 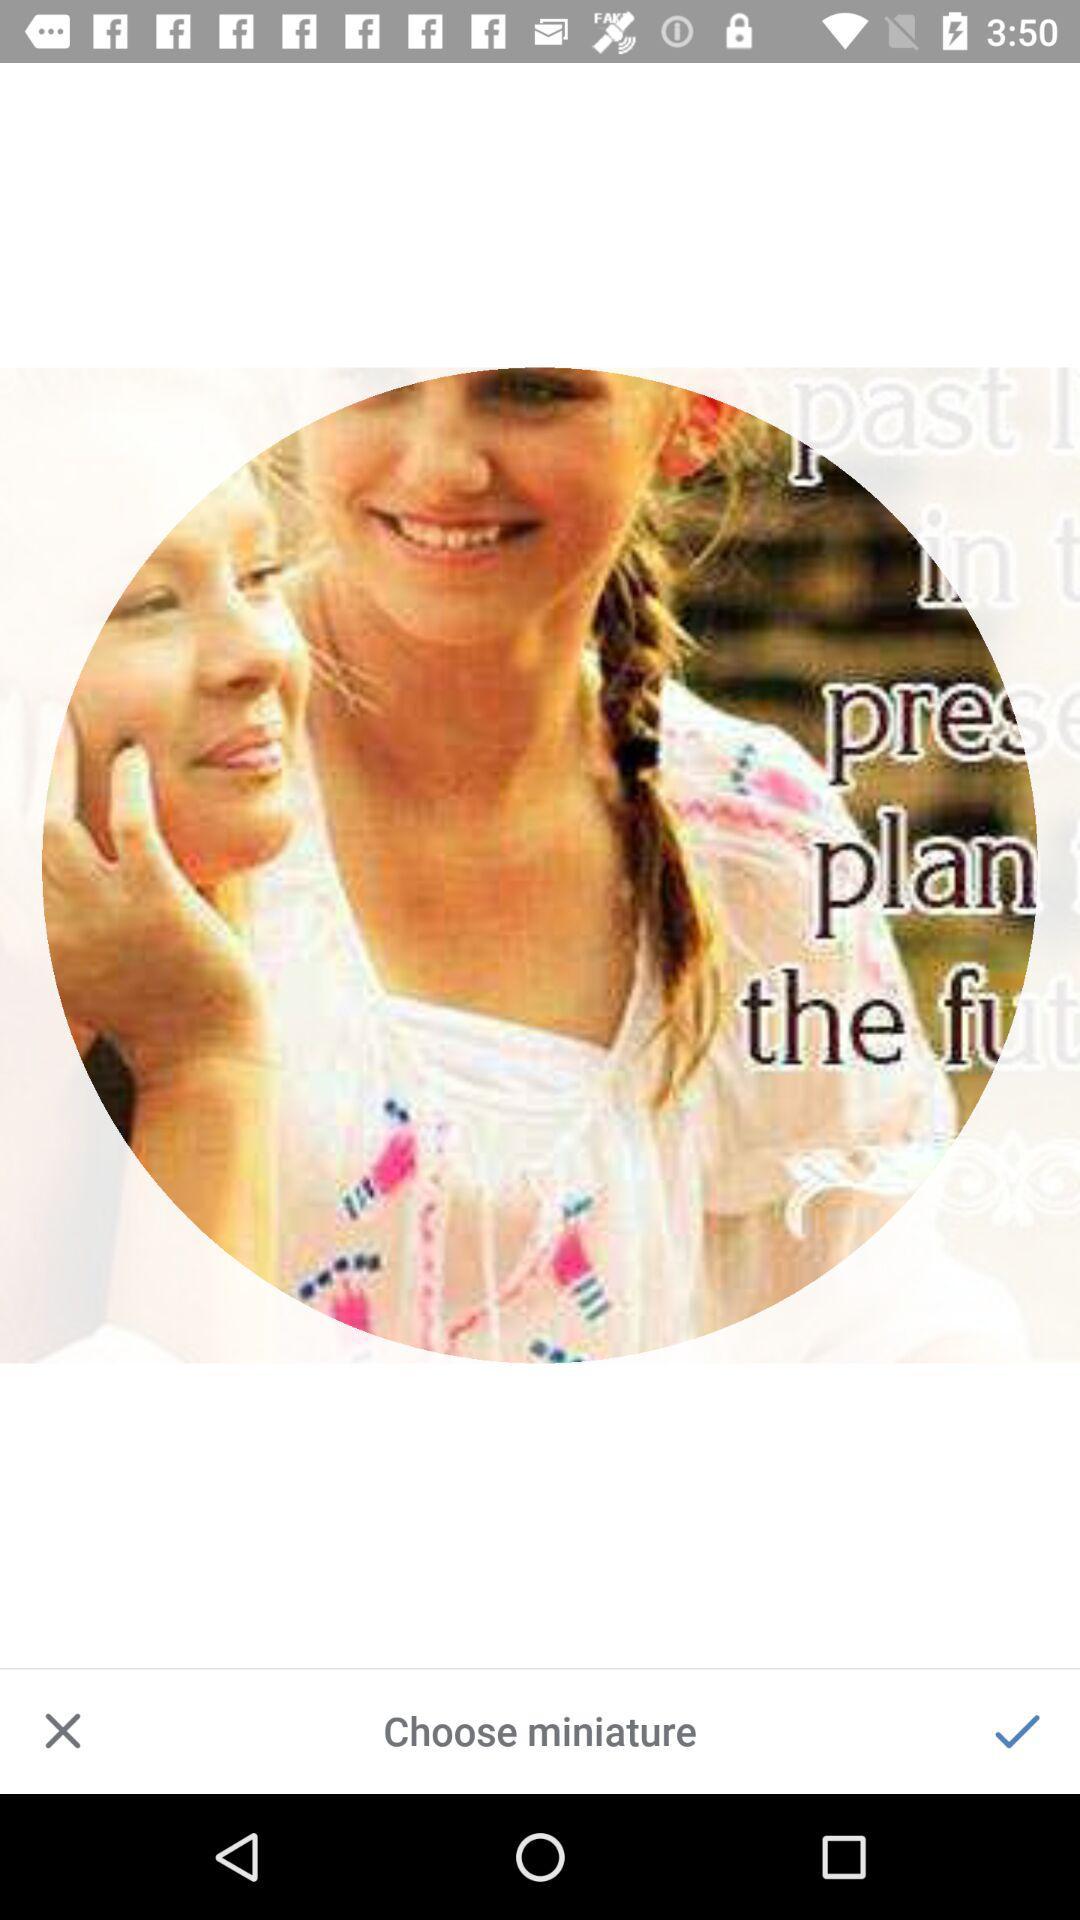 What do you see at coordinates (1017, 1730) in the screenshot?
I see `the check icon` at bounding box center [1017, 1730].